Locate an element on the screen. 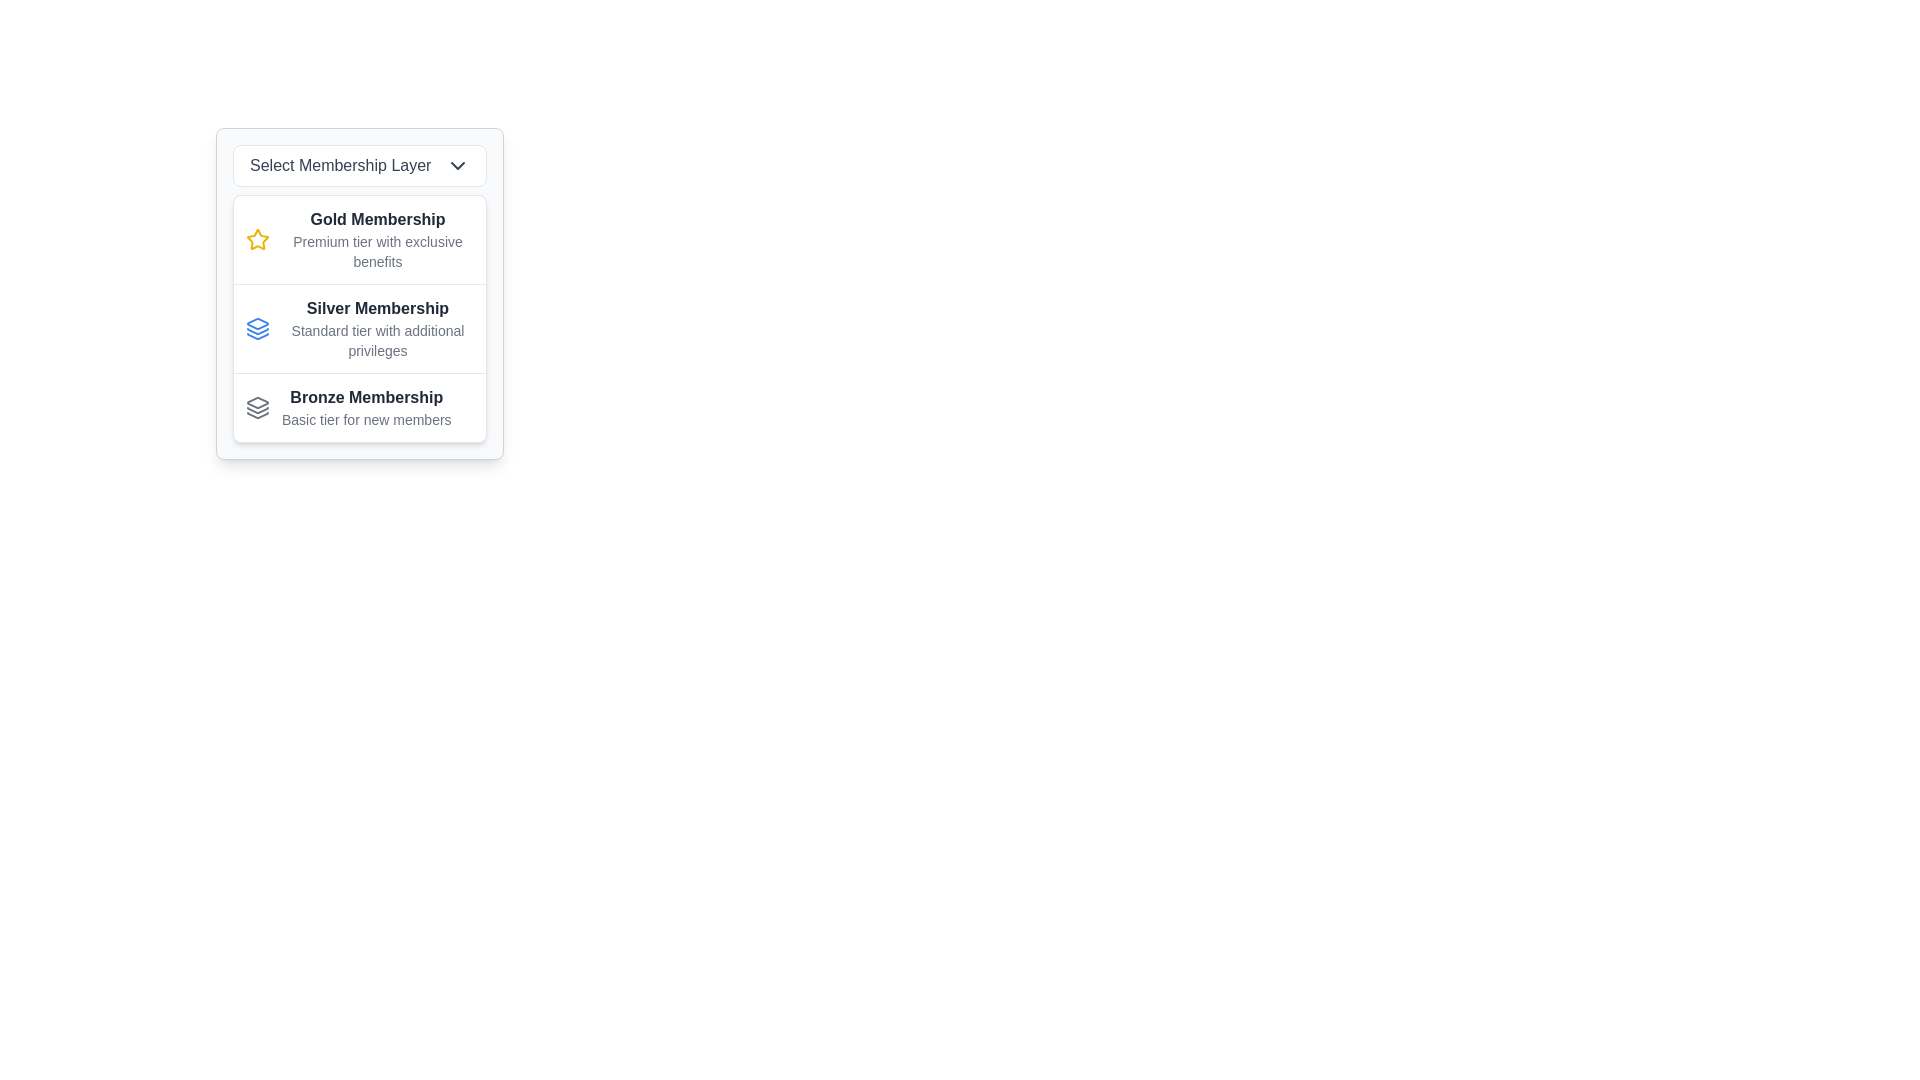 This screenshot has height=1080, width=1920. the star-shaped icon with a bold yellow outline that is associated with the 'Gold Membership' text, located at the top of the membership options list is located at coordinates (257, 238).